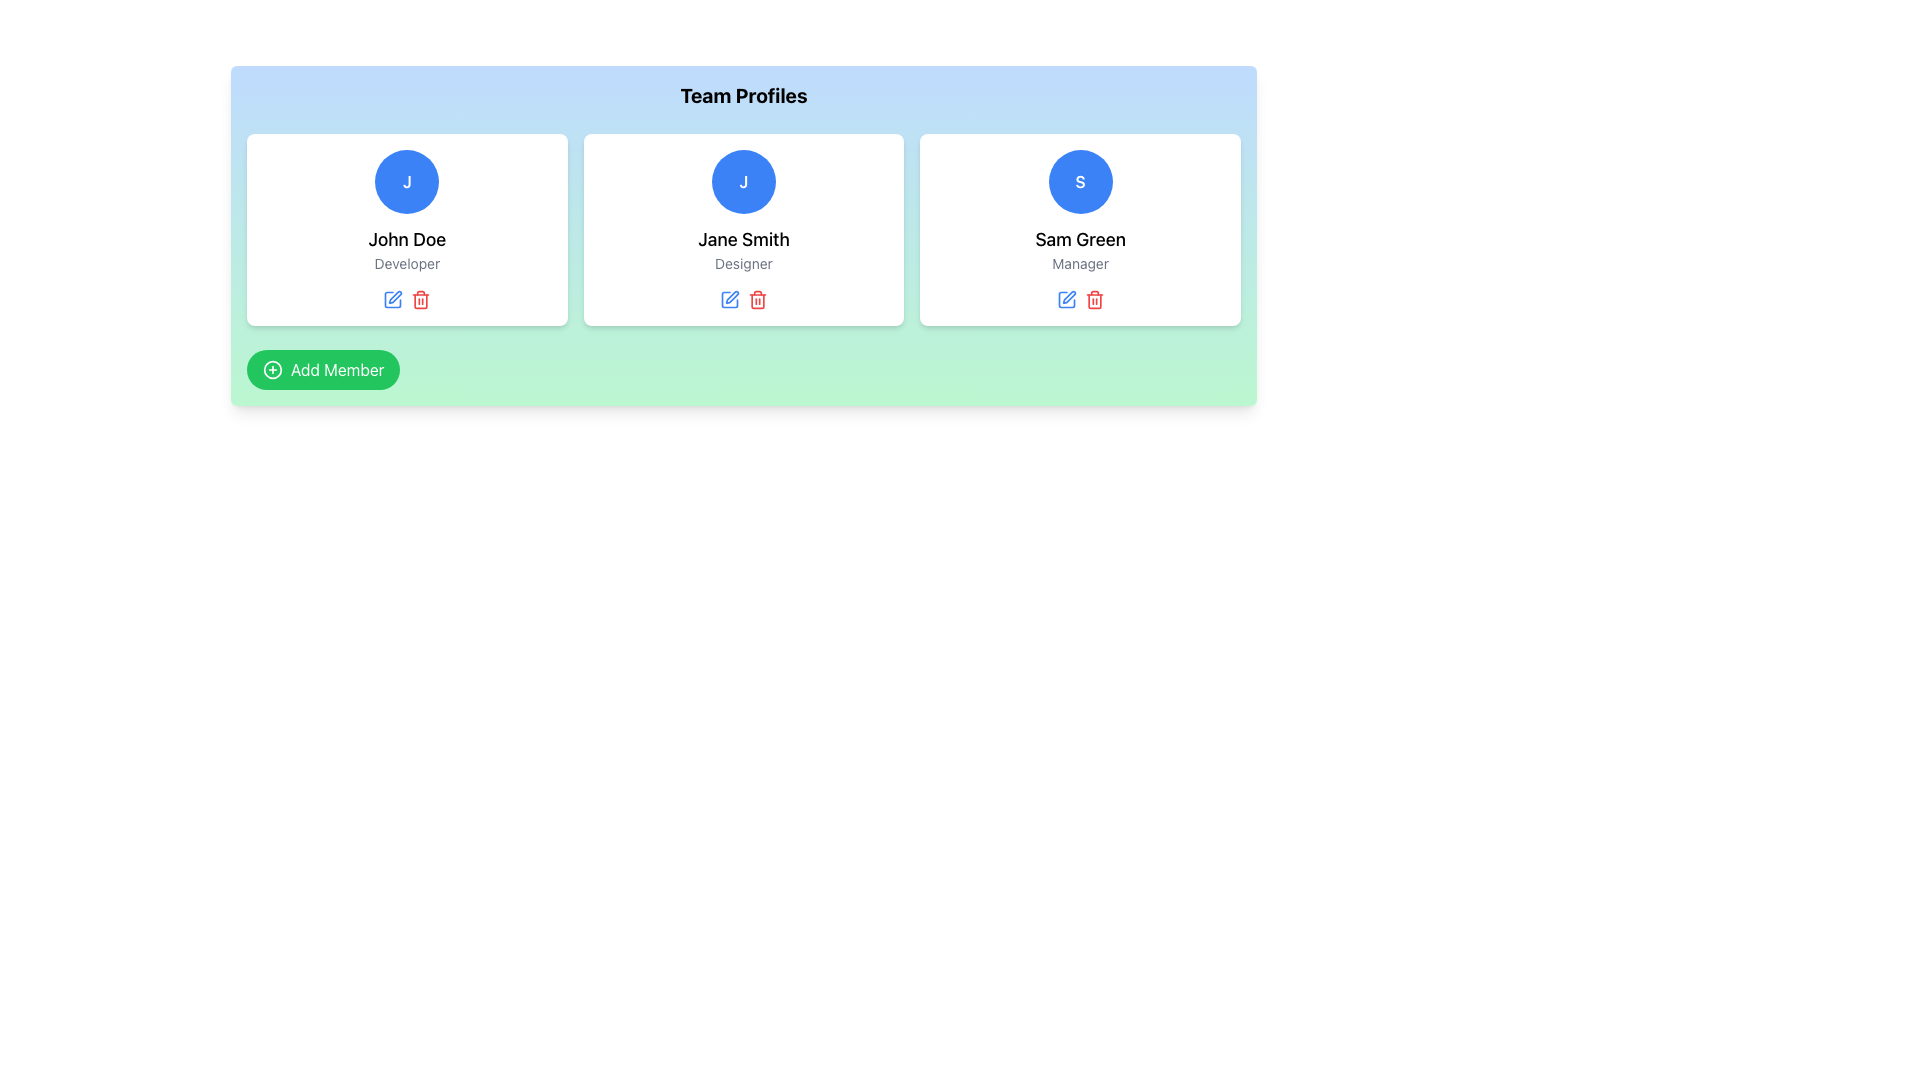  Describe the element at coordinates (743, 262) in the screenshot. I see `the text label 'Designer' which is styled in a smaller gray font and is positioned directly beneath 'Jane Smith' in the middle profile card` at that location.